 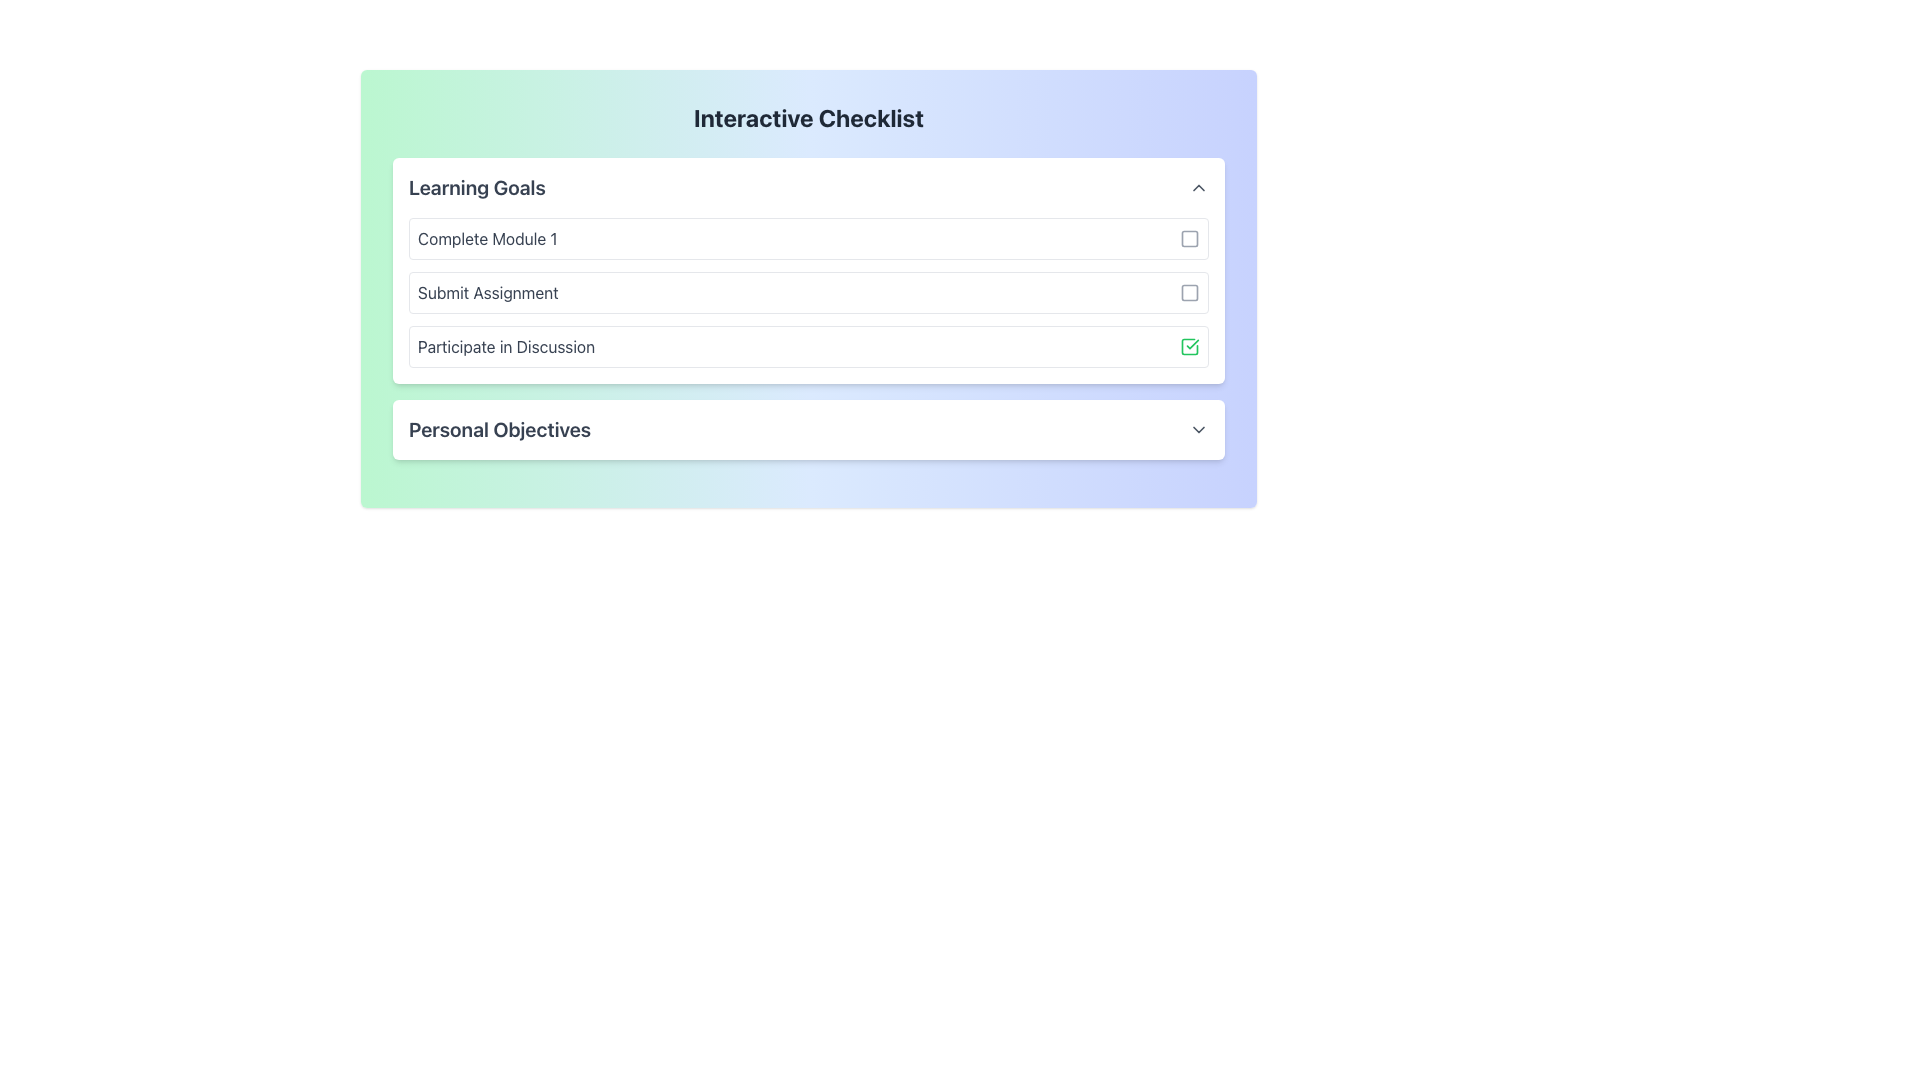 I want to click on the 'Submit Assignment' text label displayed in medium gray color, located in the second row of the 'Learning Goals' section of the checklist, so click(x=488, y=293).